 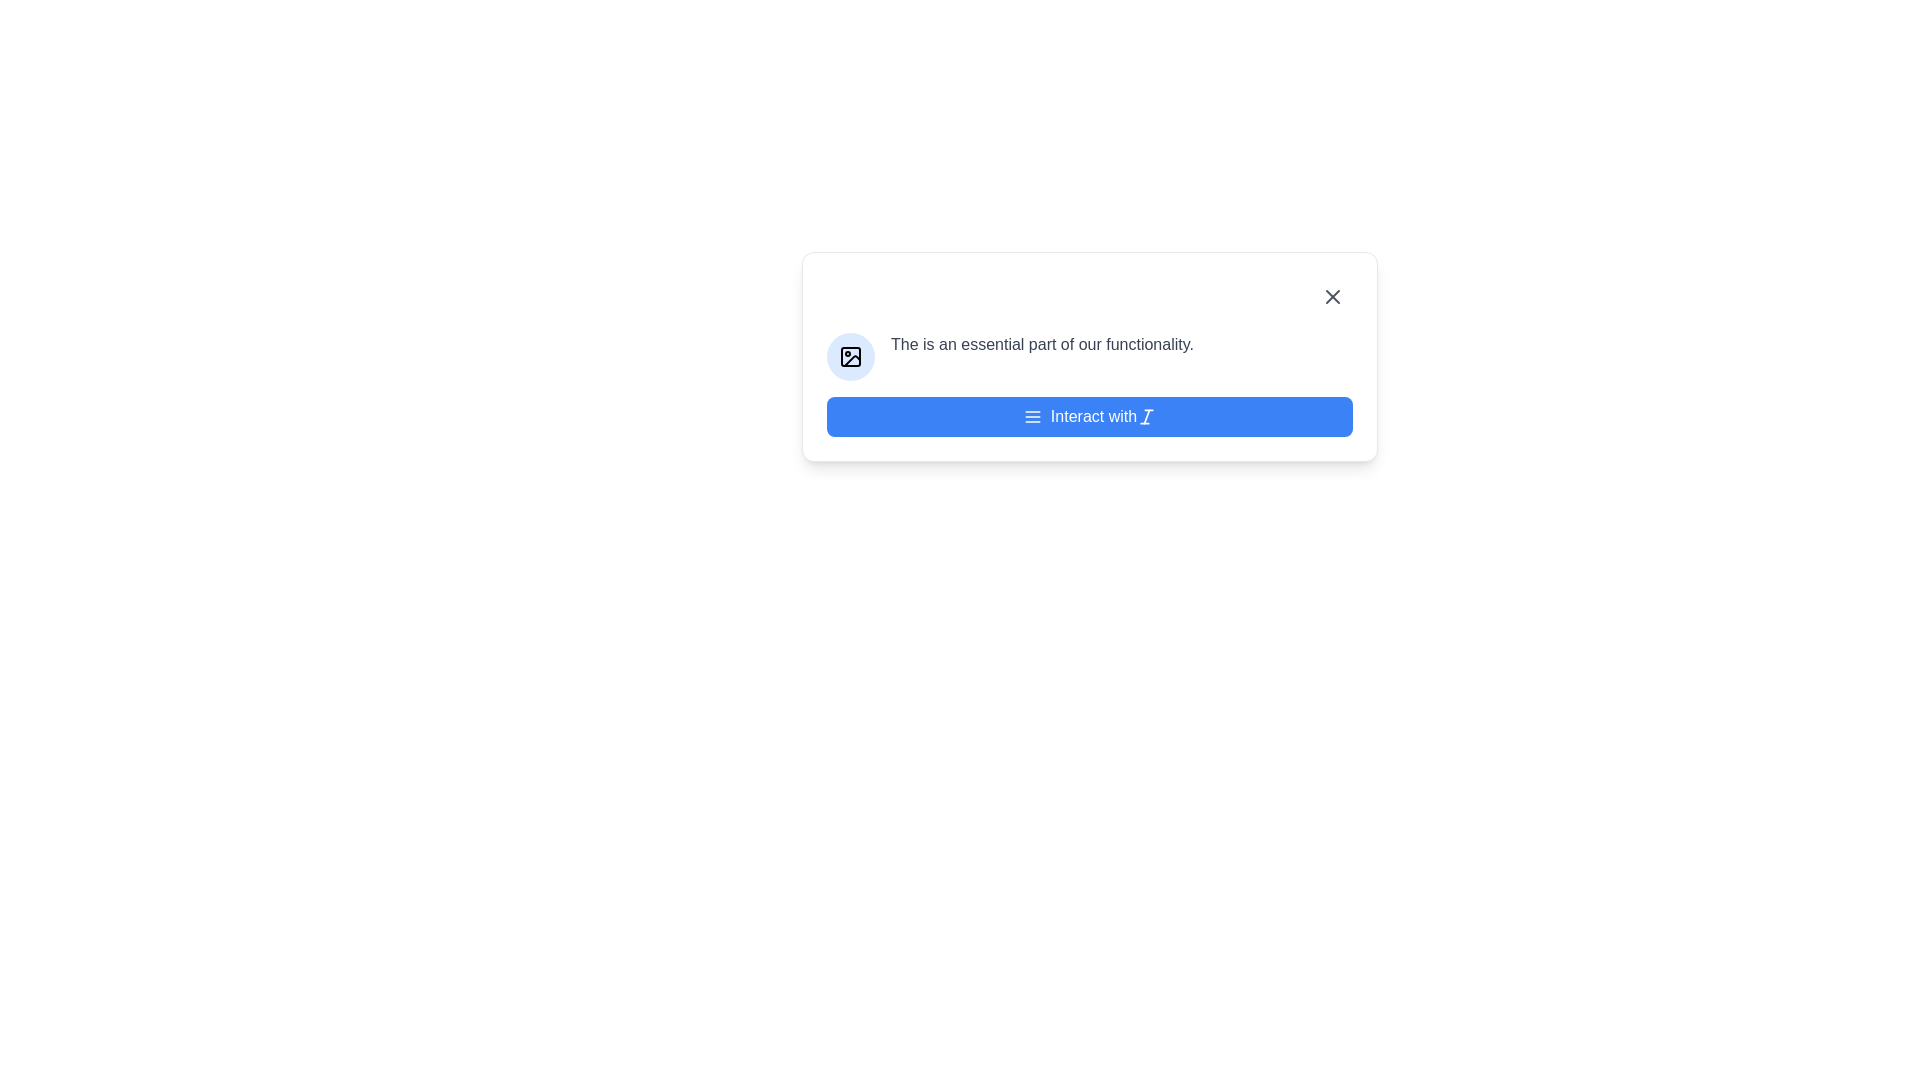 What do you see at coordinates (1088, 356) in the screenshot?
I see `the horizontal layout element that consists of a blue circular icon with a white image-related symbol and the text label 'The is an essential part of our functionality.'` at bounding box center [1088, 356].